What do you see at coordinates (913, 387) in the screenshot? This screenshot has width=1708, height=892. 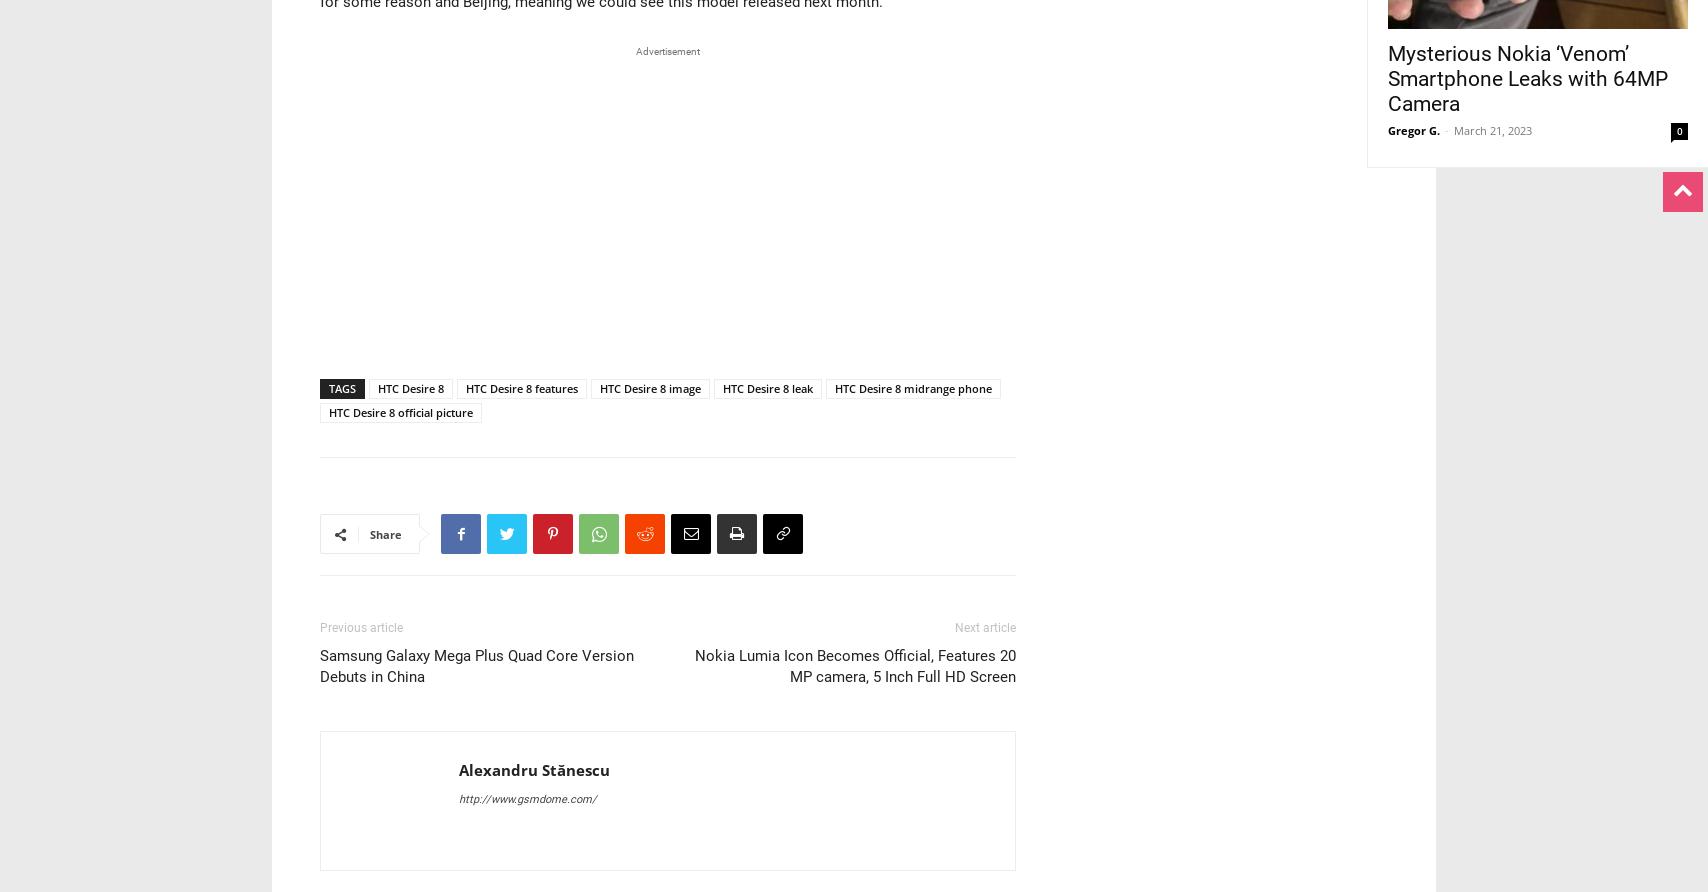 I see `'HTC Desire 8 midrange phone'` at bounding box center [913, 387].